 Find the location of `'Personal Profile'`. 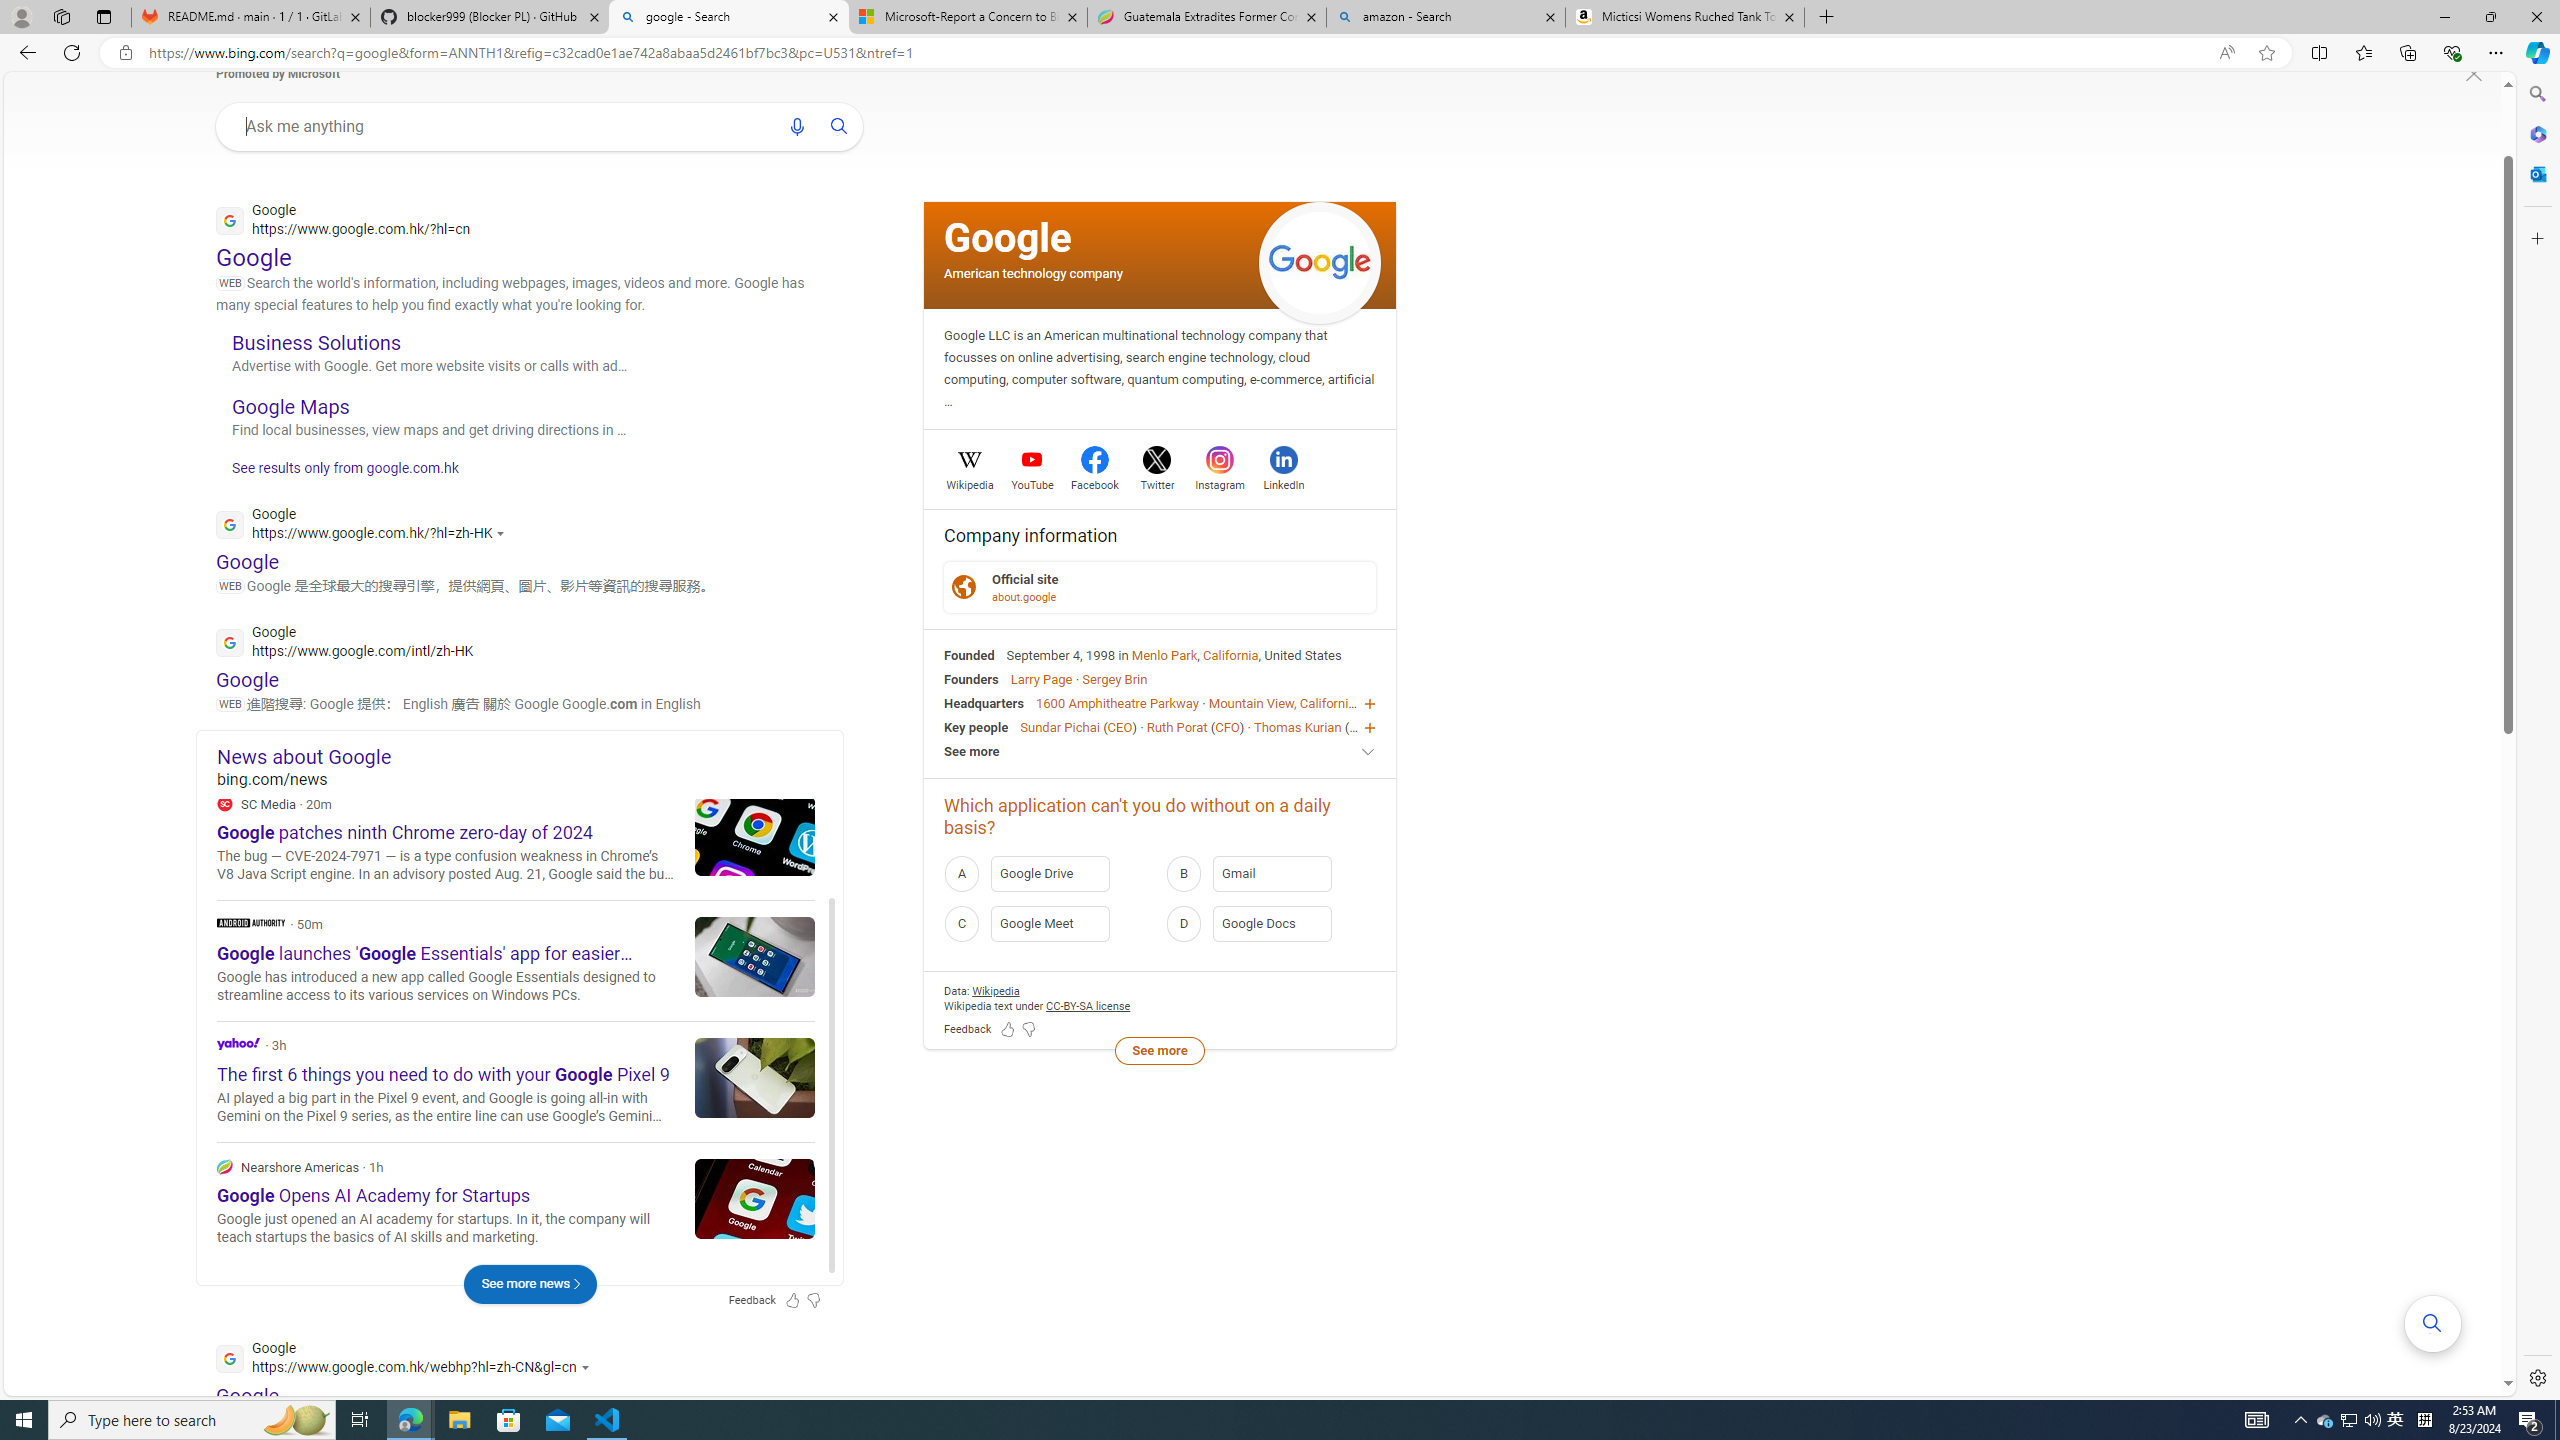

'Personal Profile' is located at coordinates (20, 16).